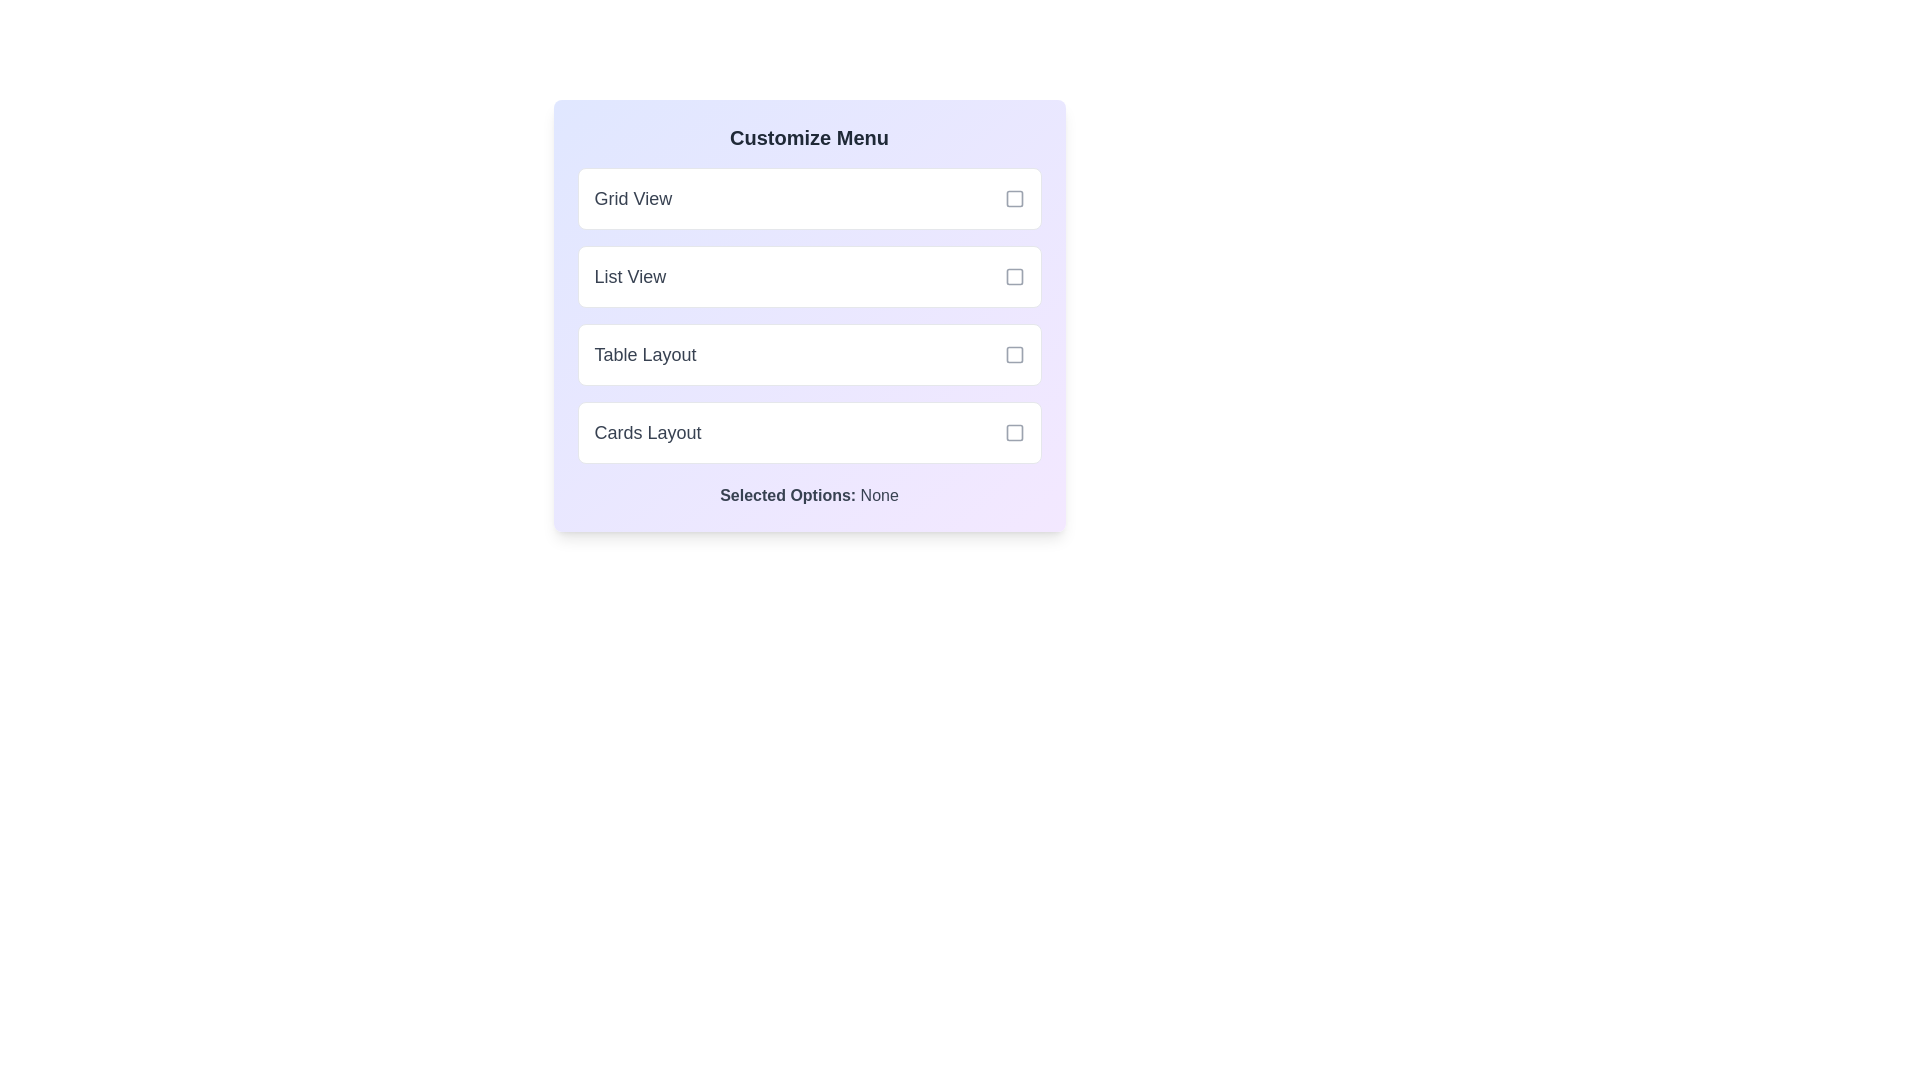 The image size is (1920, 1080). Describe the element at coordinates (809, 353) in the screenshot. I see `the checkbox labeled 'Table Layout'` at that location.